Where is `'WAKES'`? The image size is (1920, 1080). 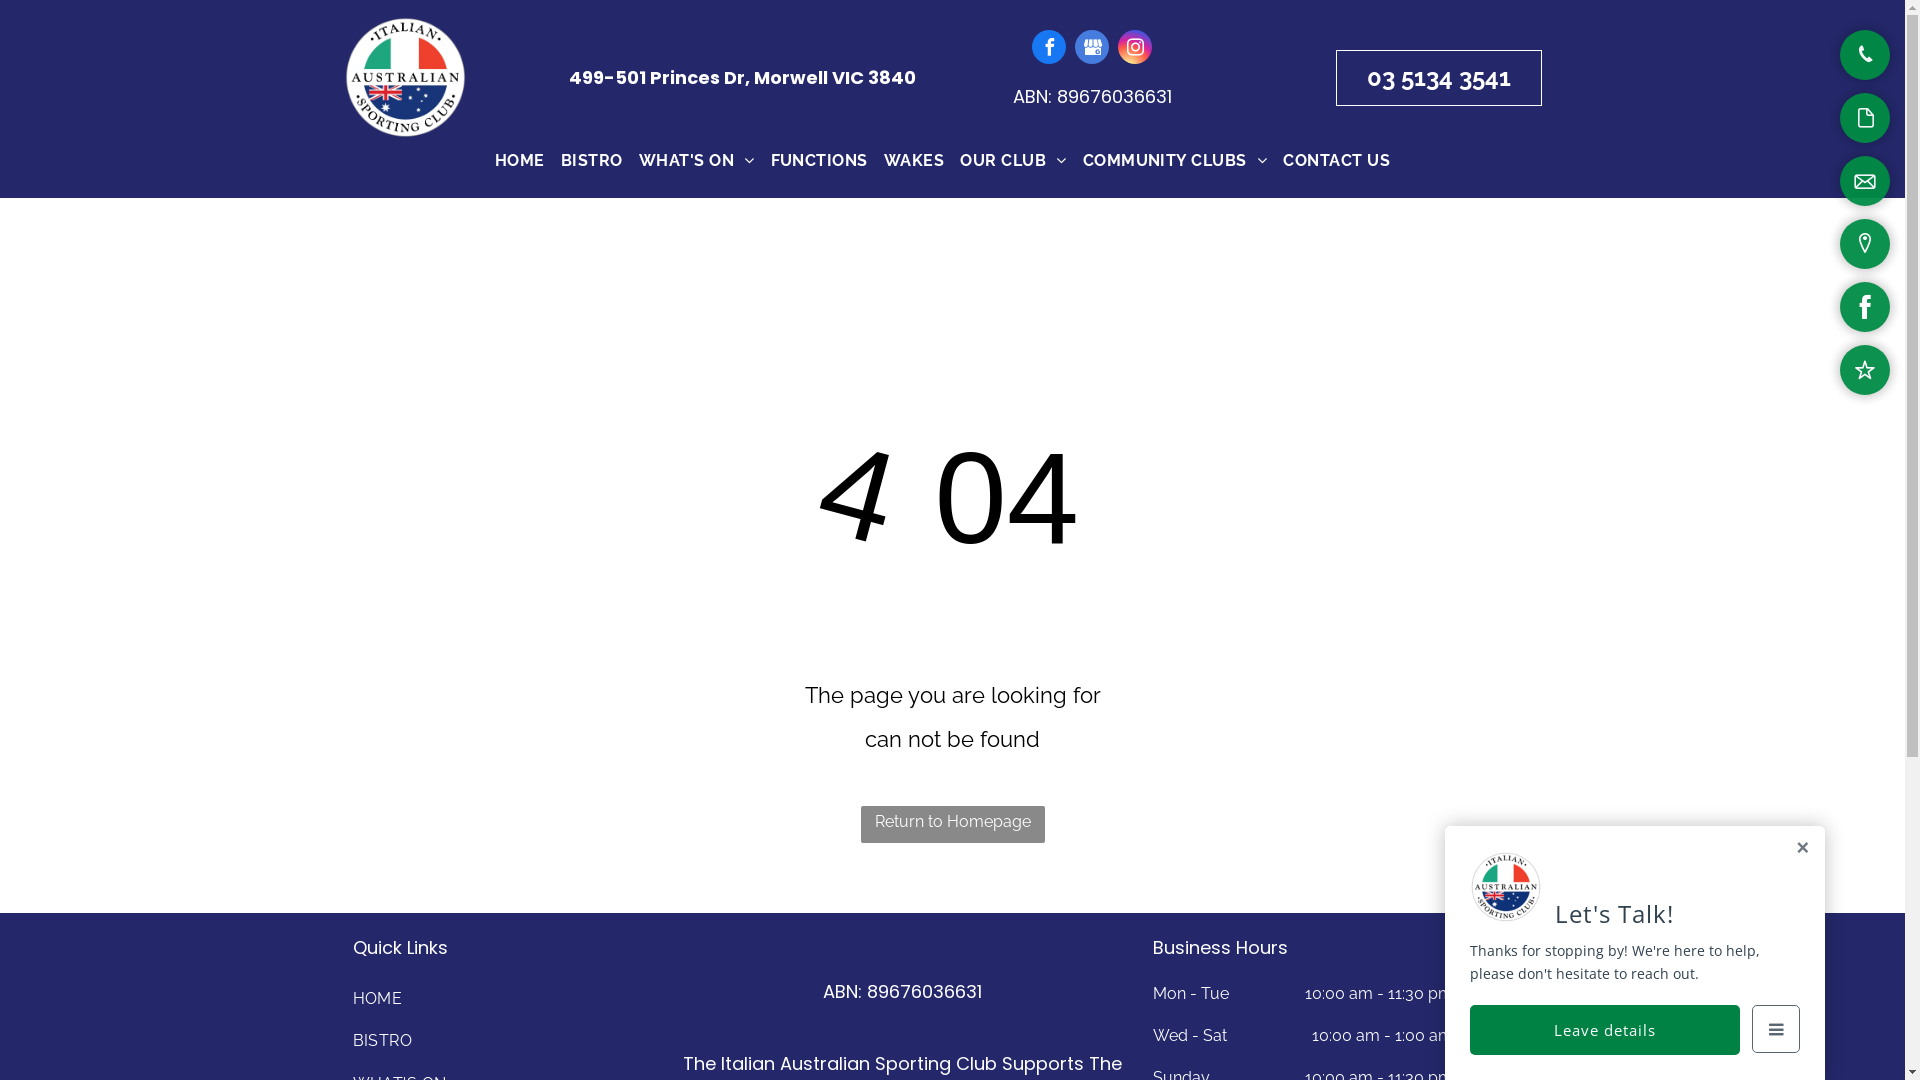 'WAKES' is located at coordinates (912, 160).